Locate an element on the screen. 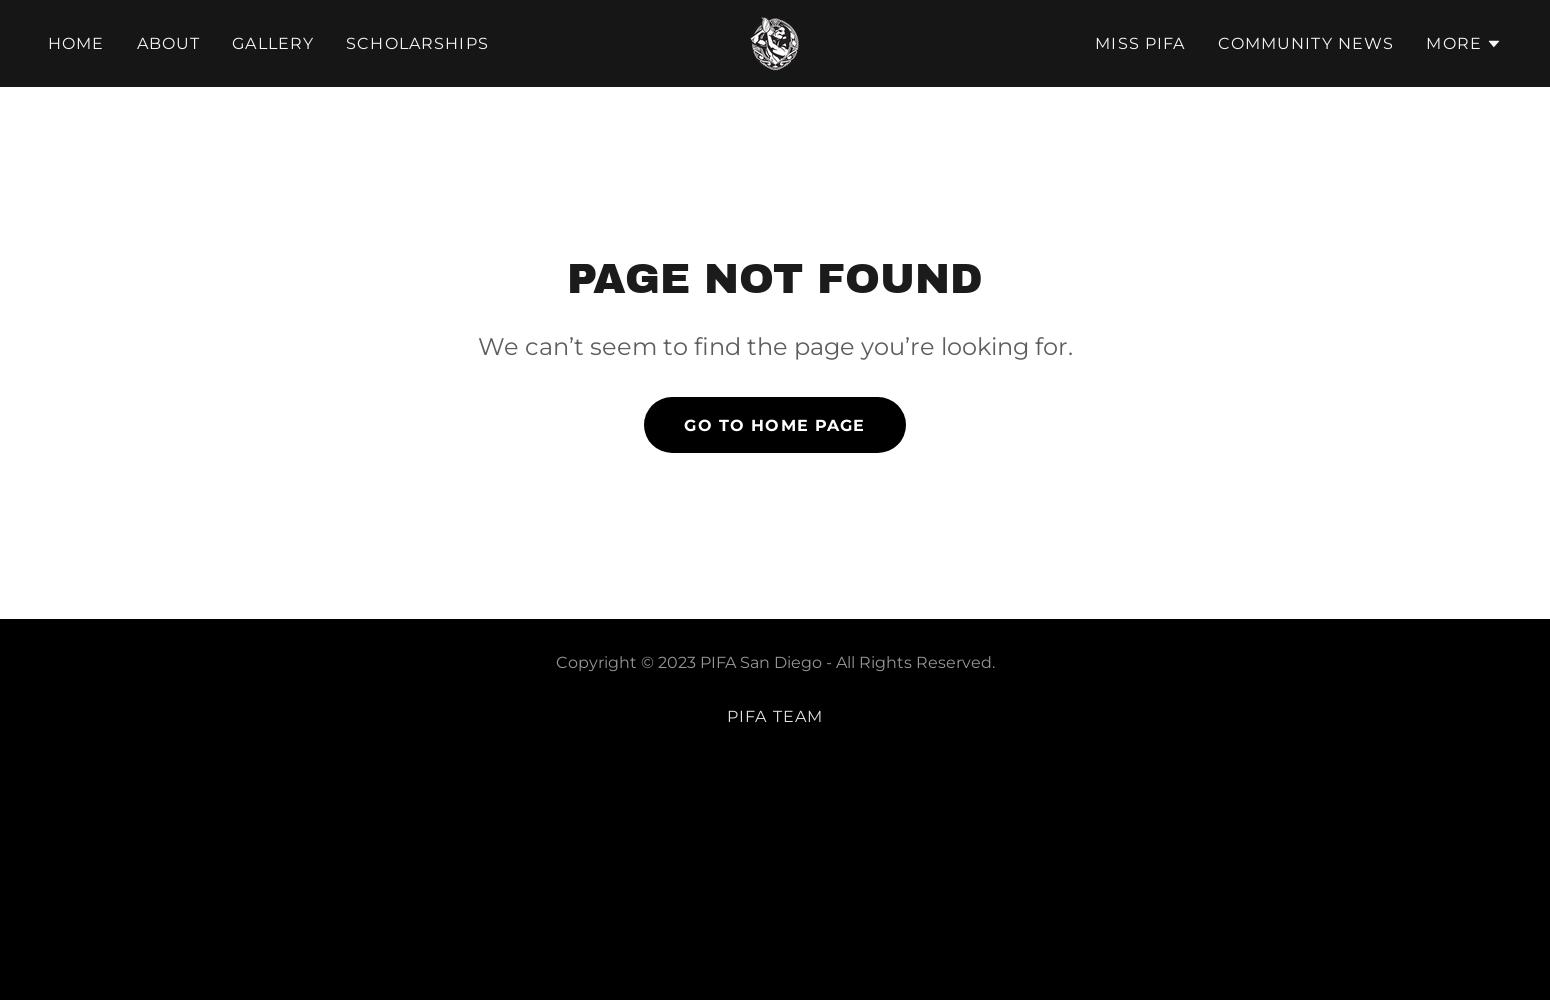  'Copyright © 2023 PIFA San Diego - All Rights Reserved.' is located at coordinates (774, 662).